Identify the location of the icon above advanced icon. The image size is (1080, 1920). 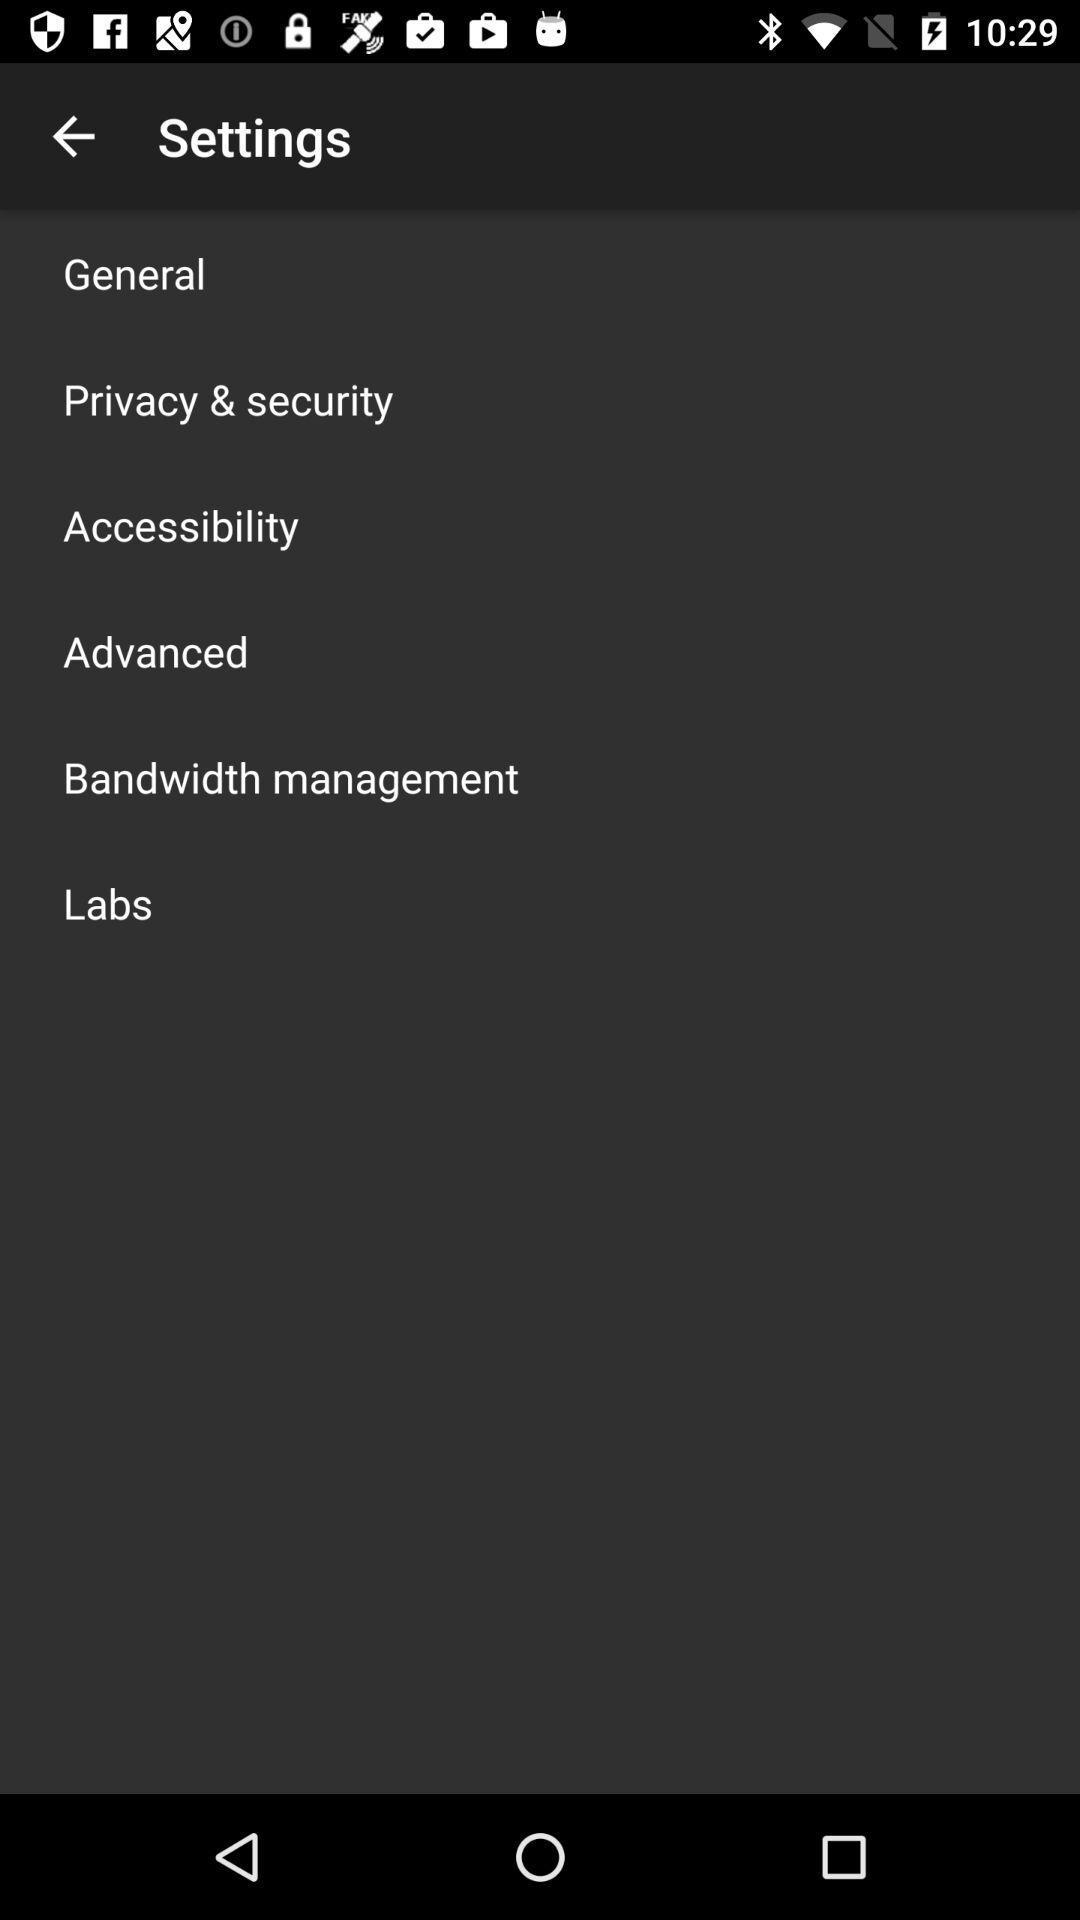
(181, 524).